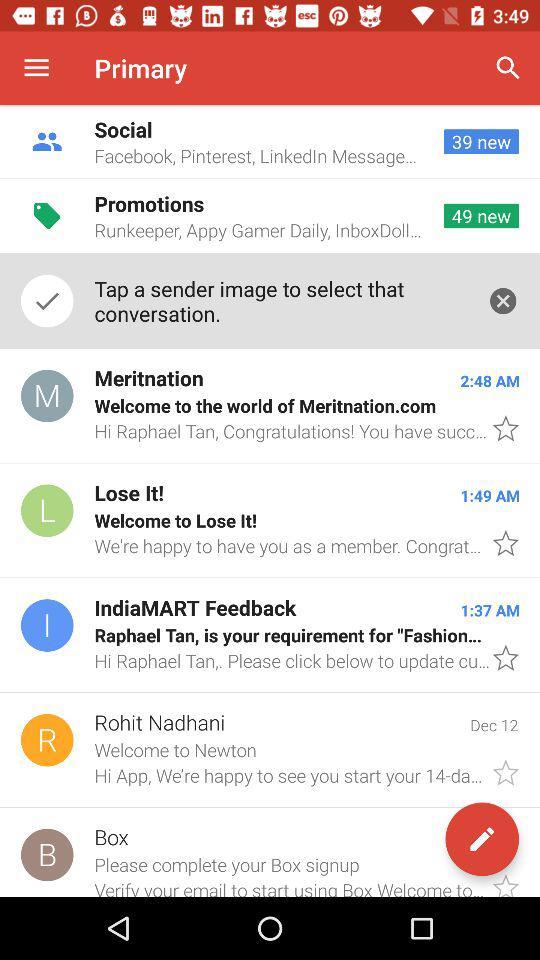 Image resolution: width=540 pixels, height=960 pixels. Describe the element at coordinates (279, 301) in the screenshot. I see `tap a sender icon` at that location.